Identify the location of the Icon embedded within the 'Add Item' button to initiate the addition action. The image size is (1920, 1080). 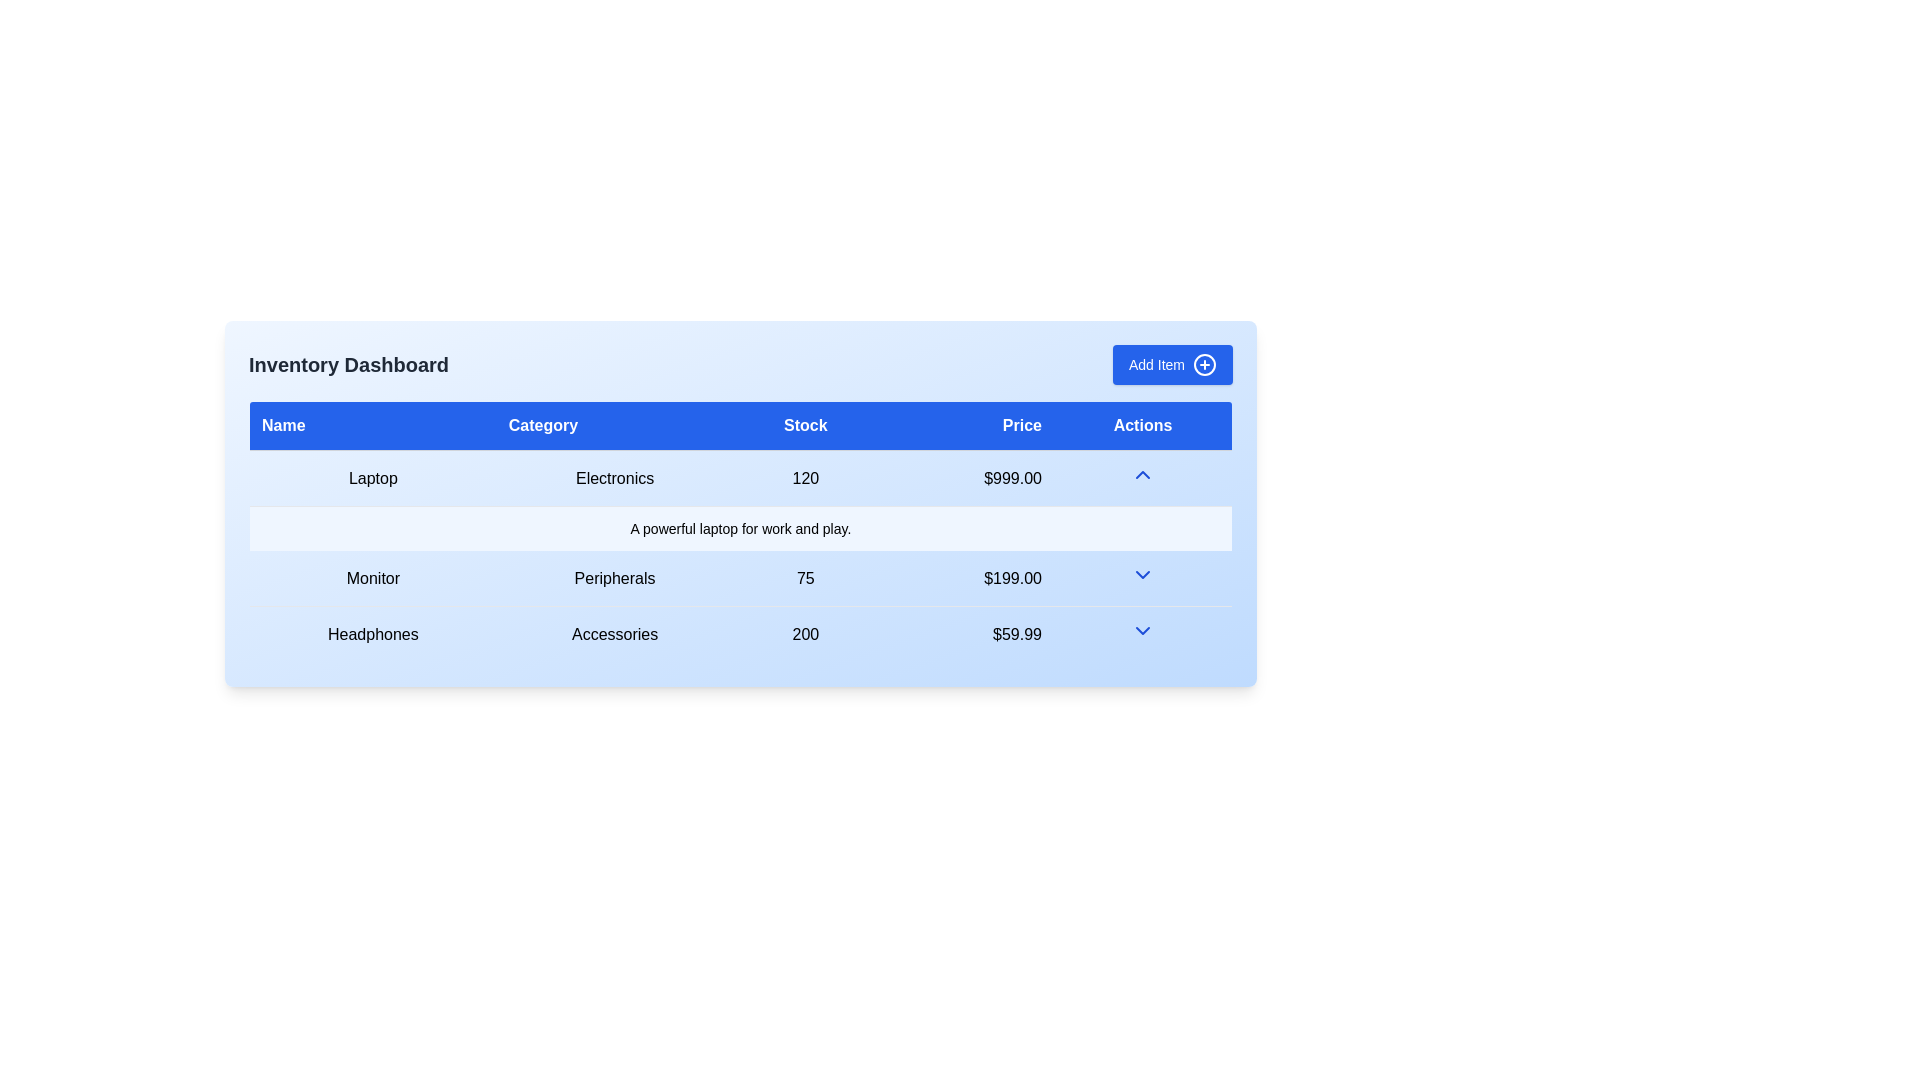
(1203, 365).